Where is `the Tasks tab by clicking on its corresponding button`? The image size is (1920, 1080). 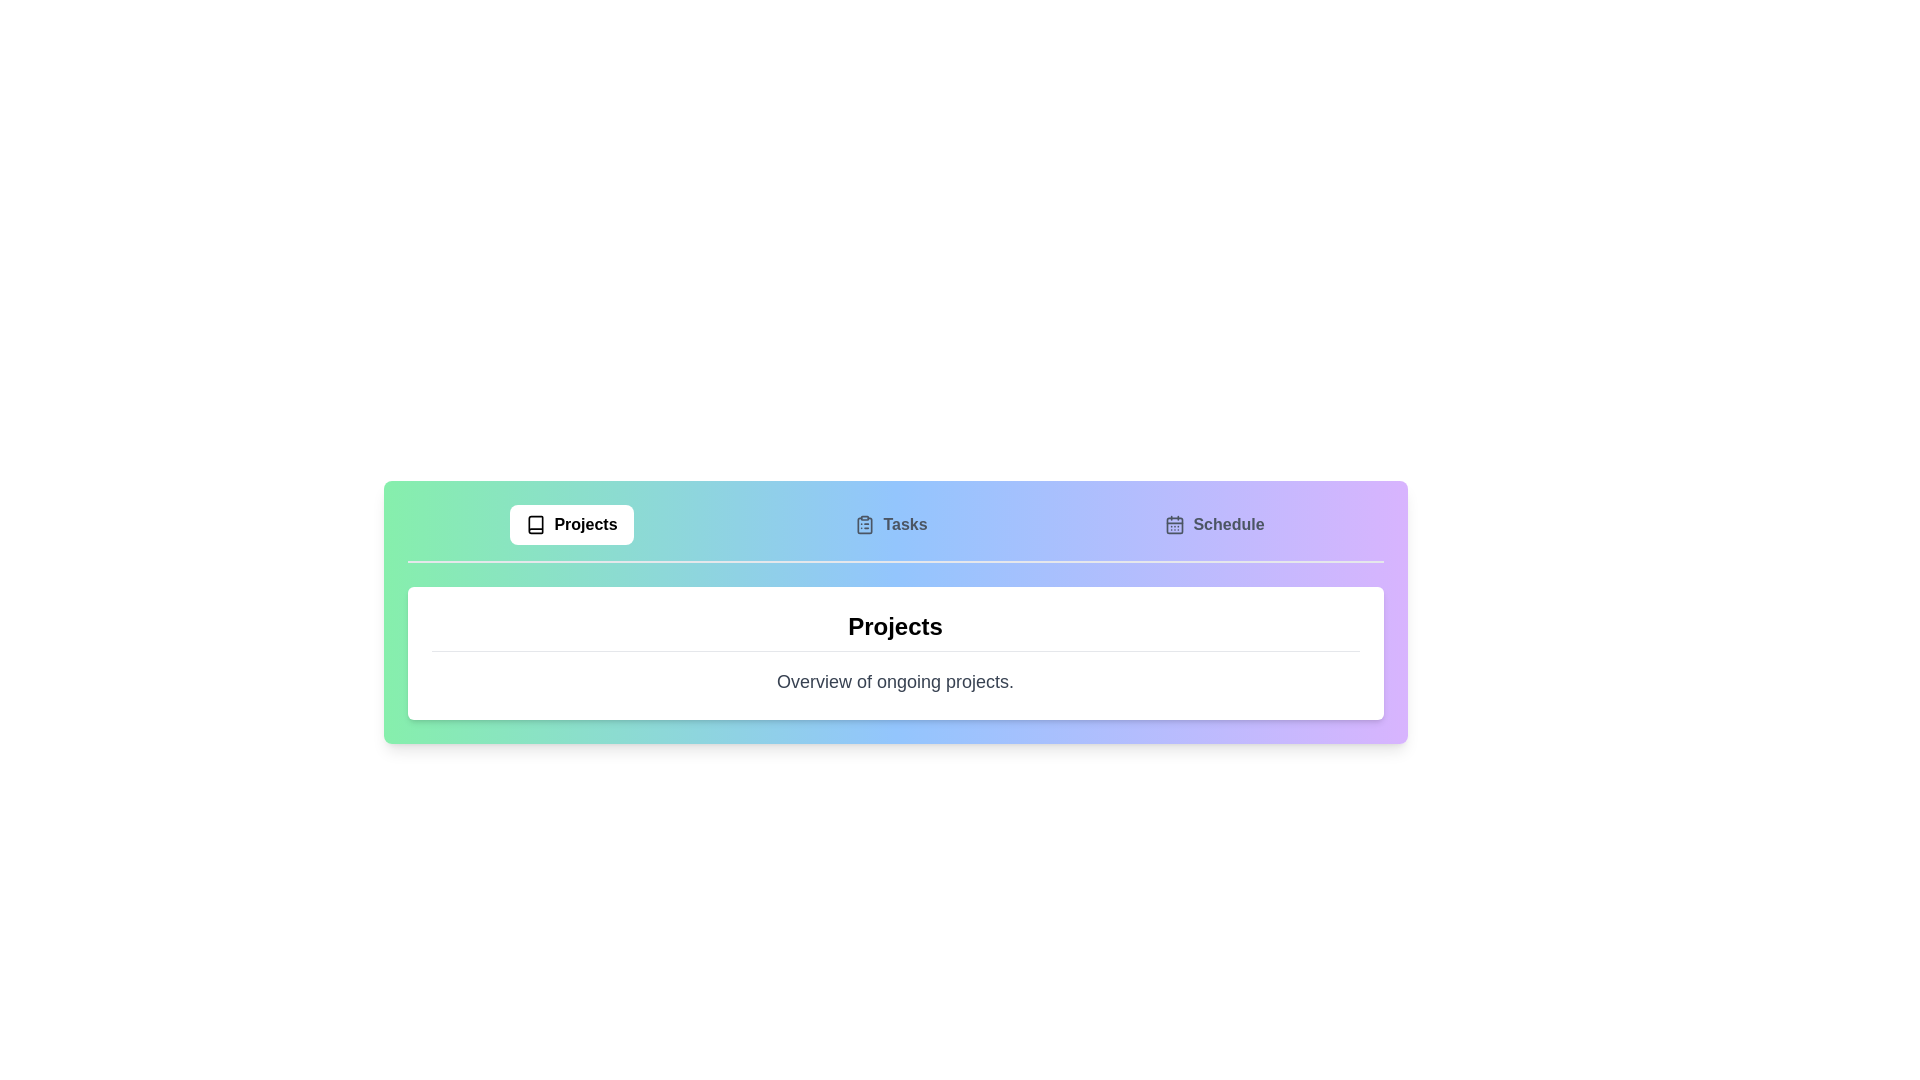
the Tasks tab by clicking on its corresponding button is located at coordinates (890, 523).